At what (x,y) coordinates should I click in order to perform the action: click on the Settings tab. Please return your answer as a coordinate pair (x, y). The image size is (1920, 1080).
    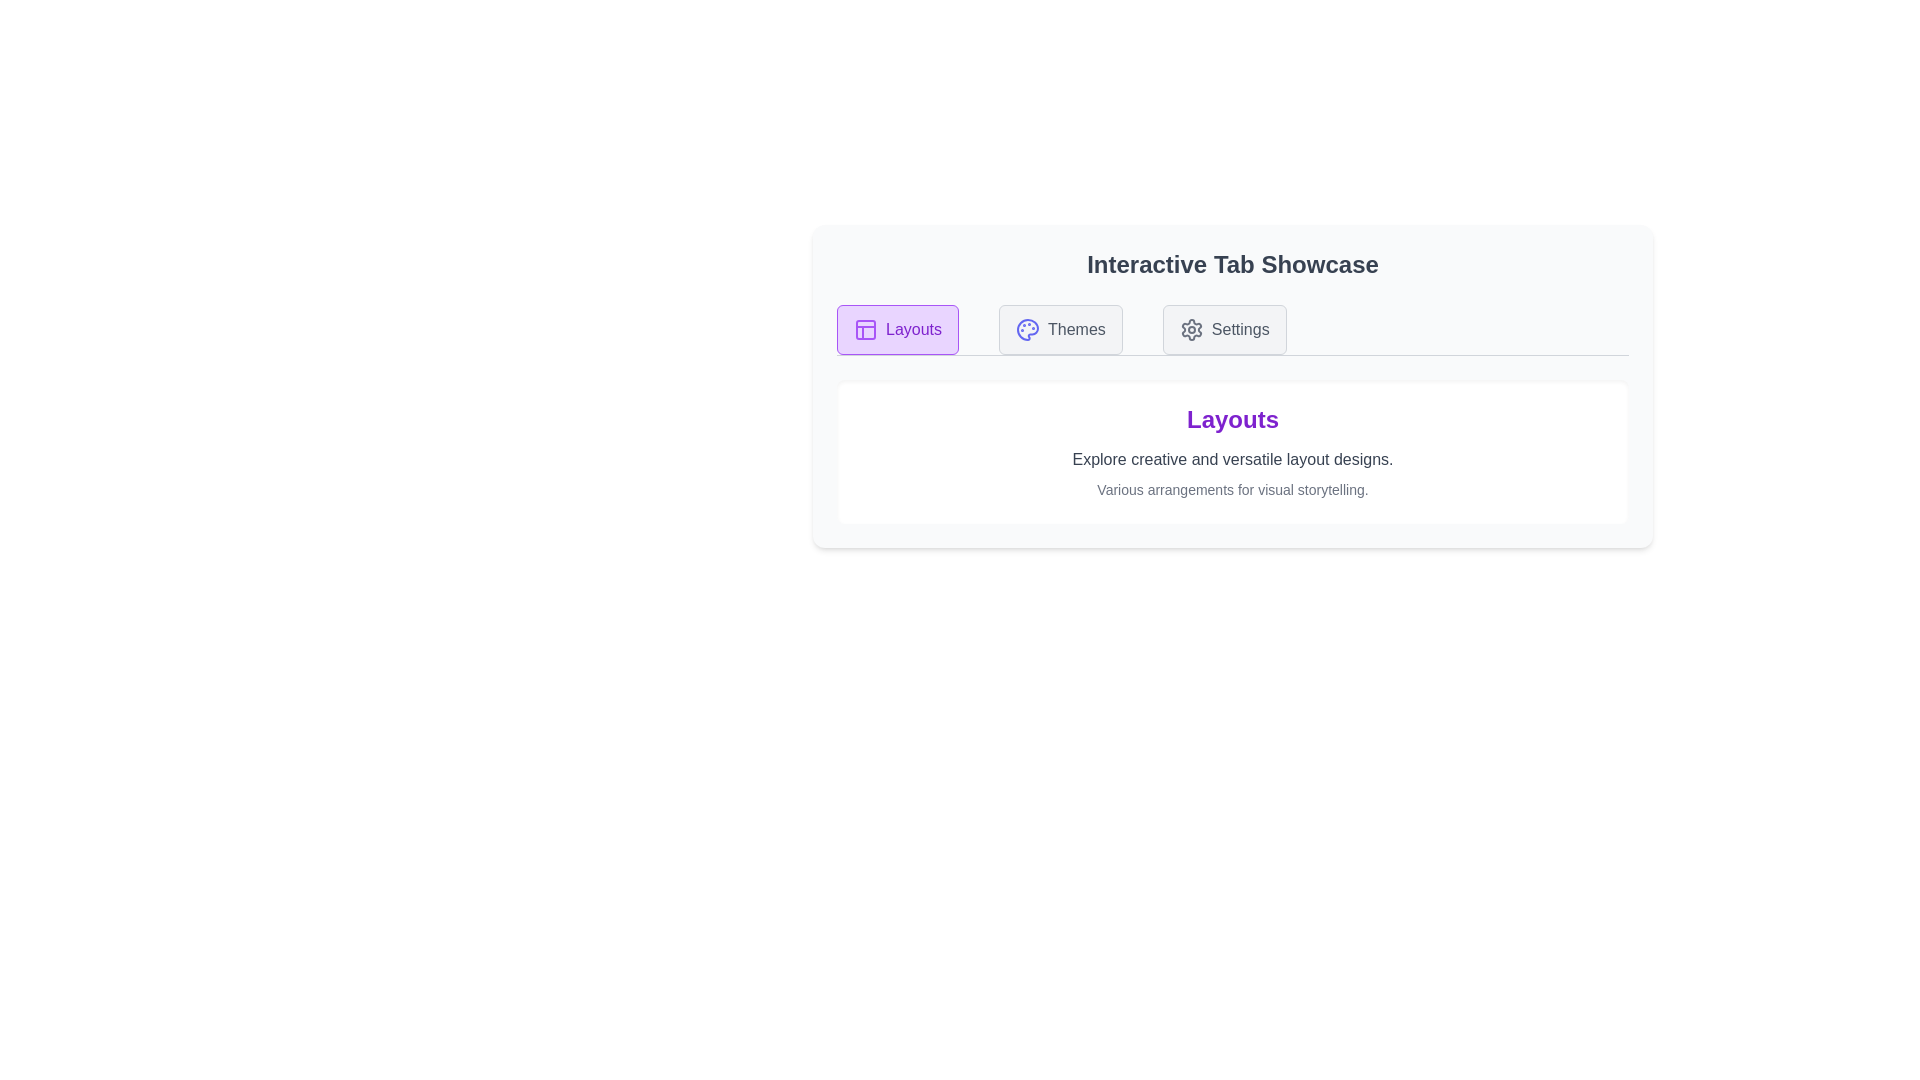
    Looking at the image, I should click on (1223, 329).